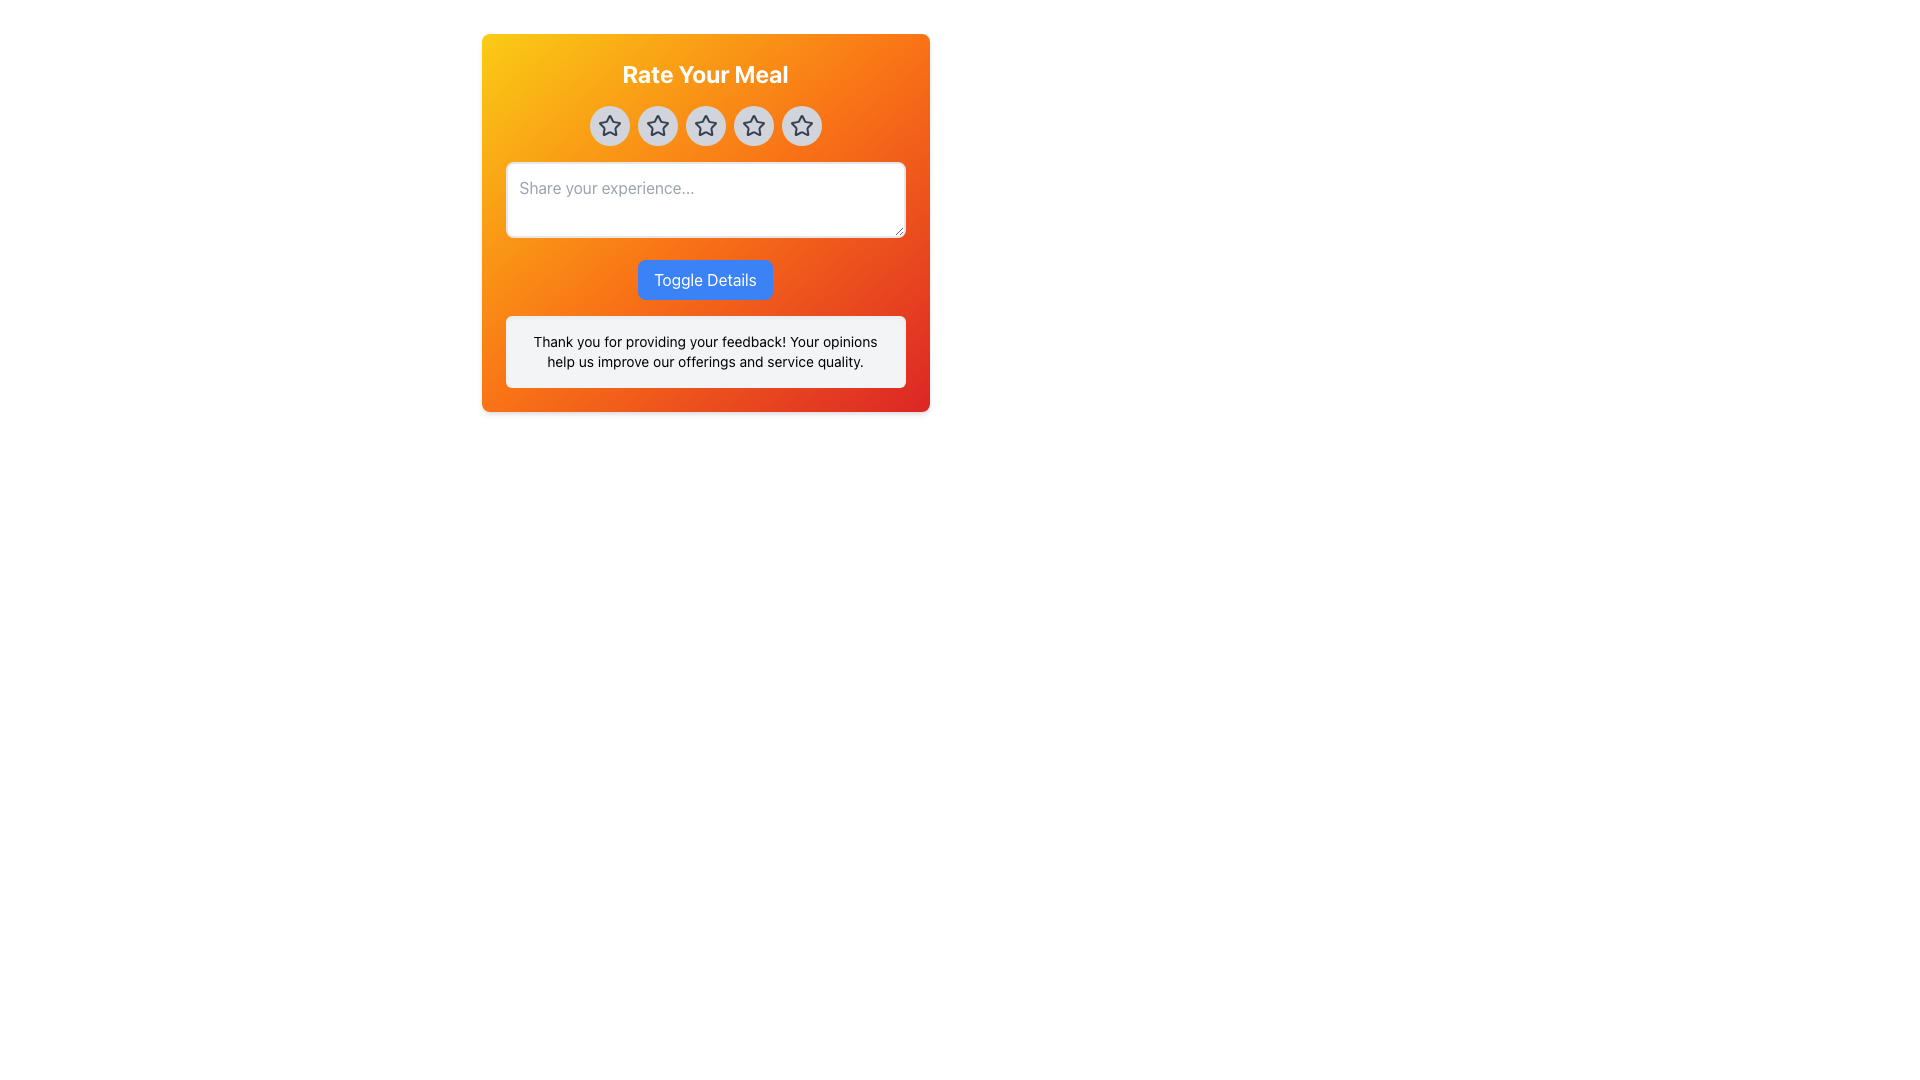 The height and width of the screenshot is (1080, 1920). I want to click on the fifth star icon in the rating component, so click(801, 126).